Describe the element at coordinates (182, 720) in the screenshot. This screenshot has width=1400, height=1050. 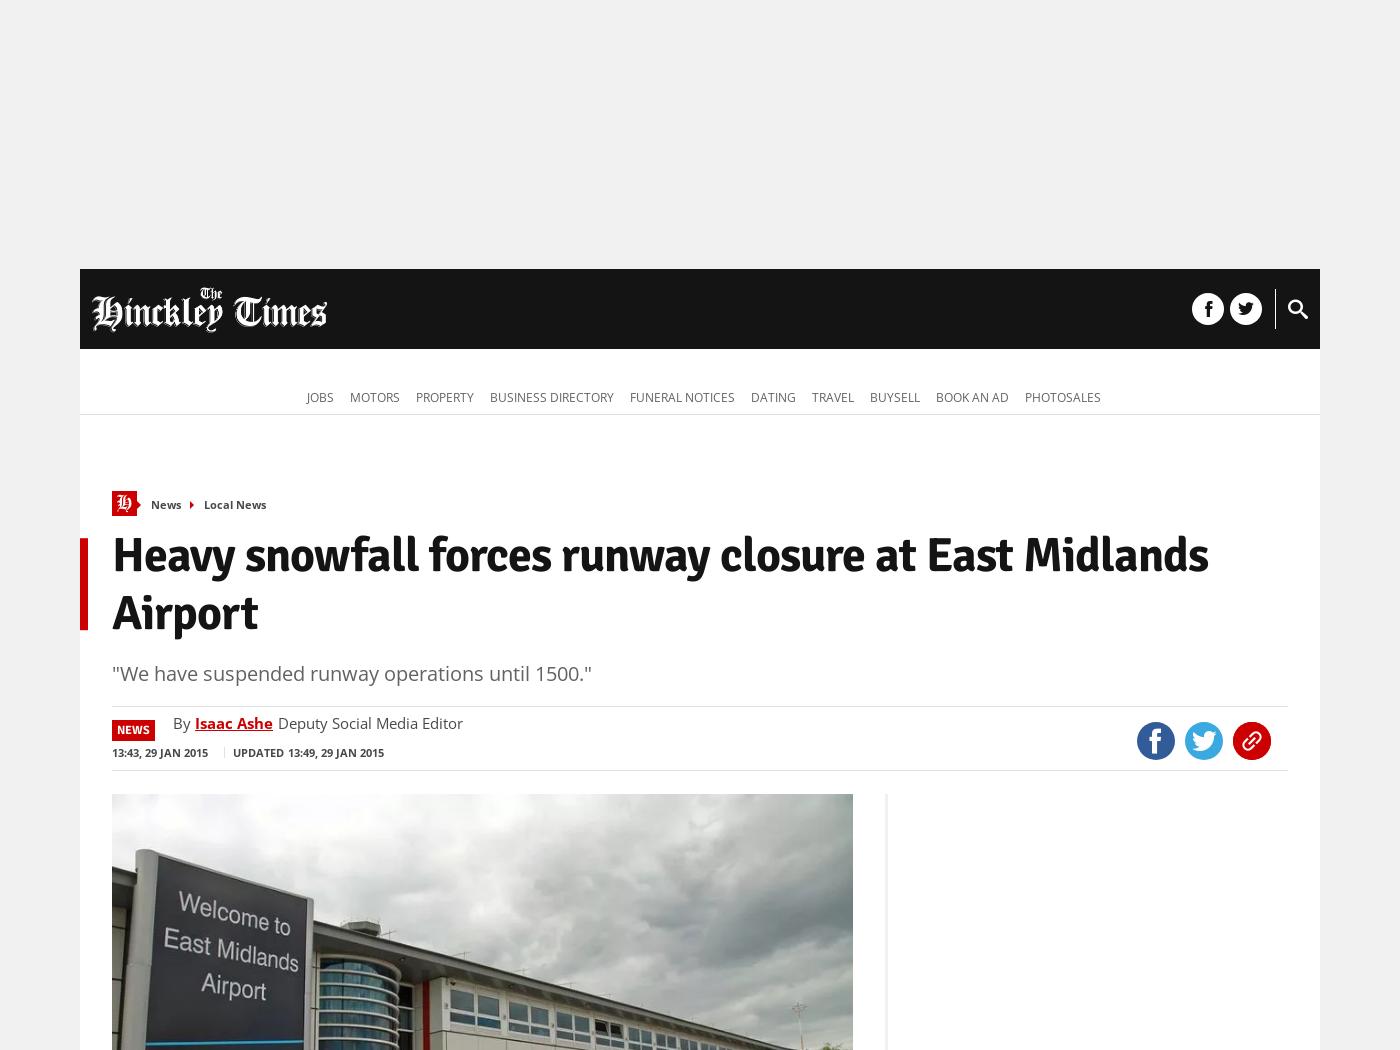
I see `'By'` at that location.